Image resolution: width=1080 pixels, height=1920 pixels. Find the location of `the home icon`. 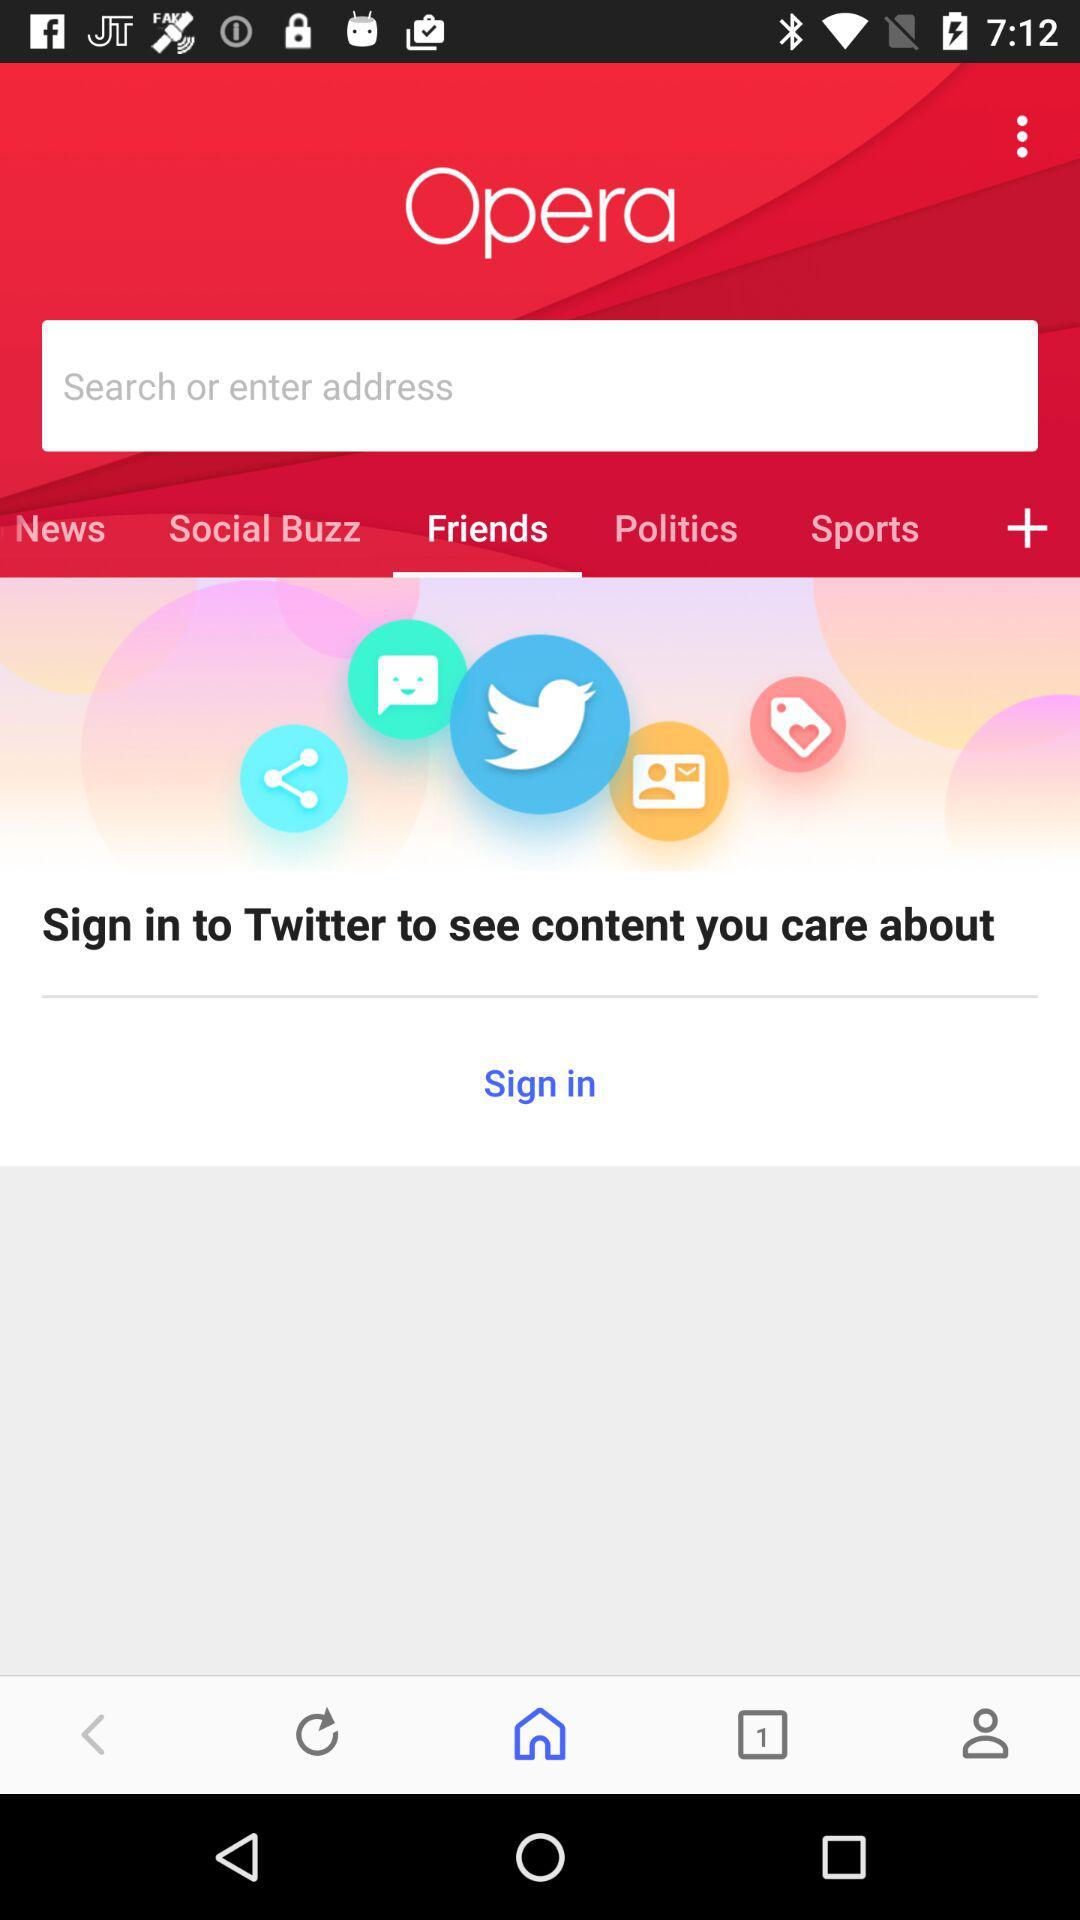

the home icon is located at coordinates (540, 1733).